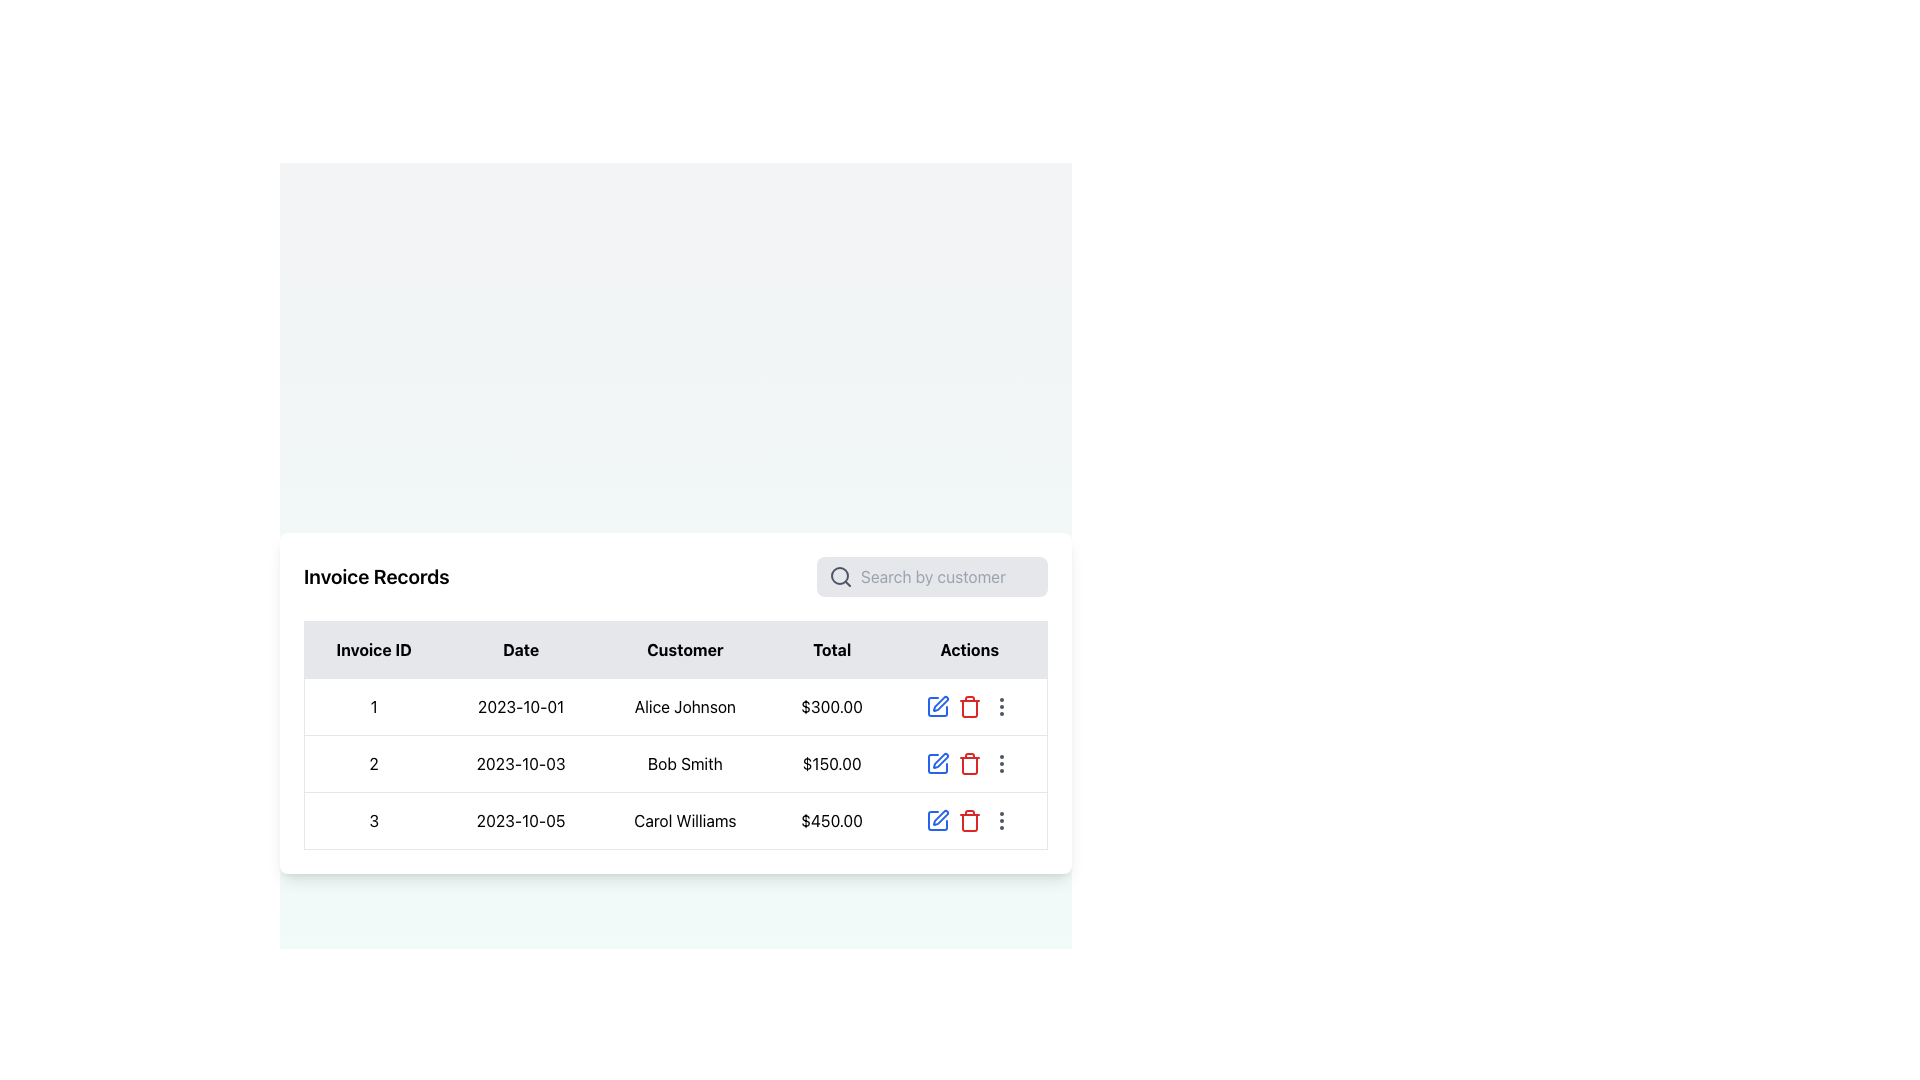  What do you see at coordinates (685, 820) in the screenshot?
I see `the table cell displaying the name 'Carol Williams' in the 'Customer' column of the third row under 'Invoice Records.'` at bounding box center [685, 820].